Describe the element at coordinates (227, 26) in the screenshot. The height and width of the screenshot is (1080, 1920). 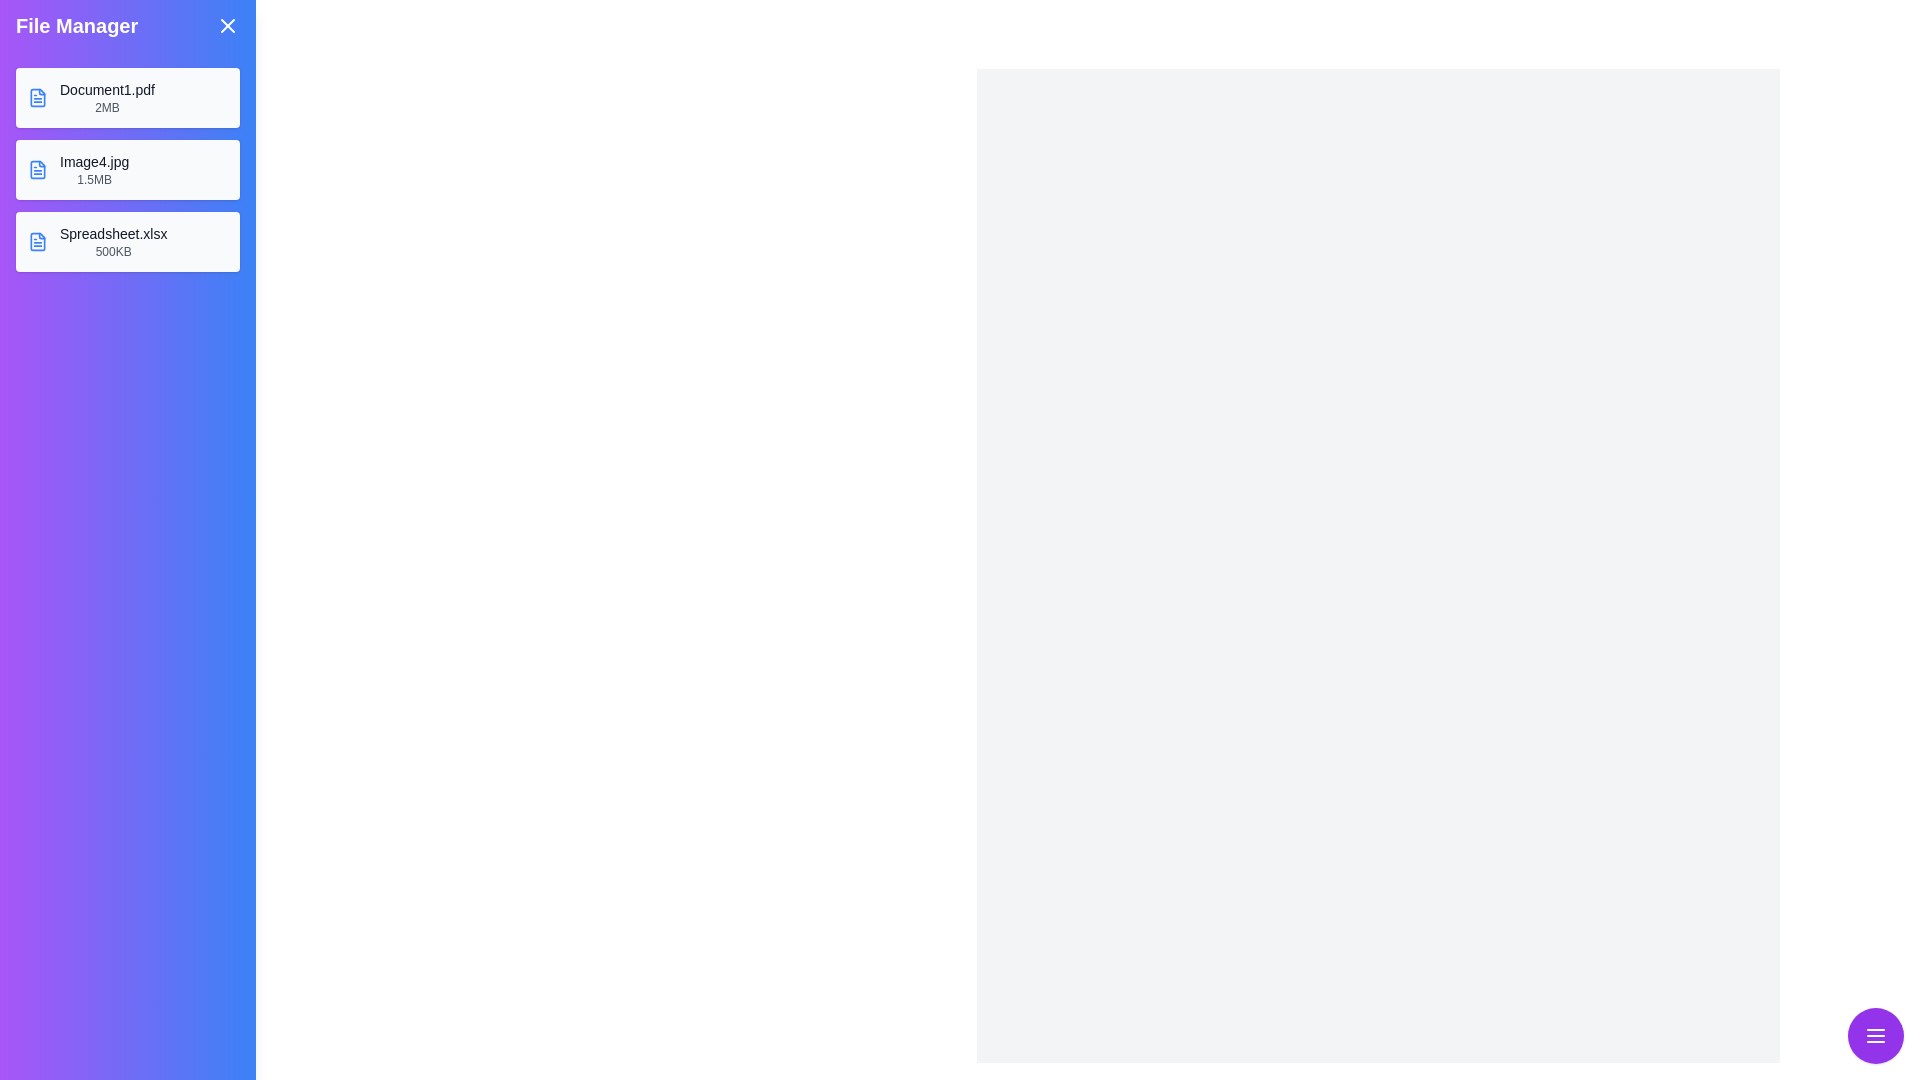
I see `the Close or Dismiss Button located in the top-right corner of the sidebar with a gradient purple-to-blue background` at that location.